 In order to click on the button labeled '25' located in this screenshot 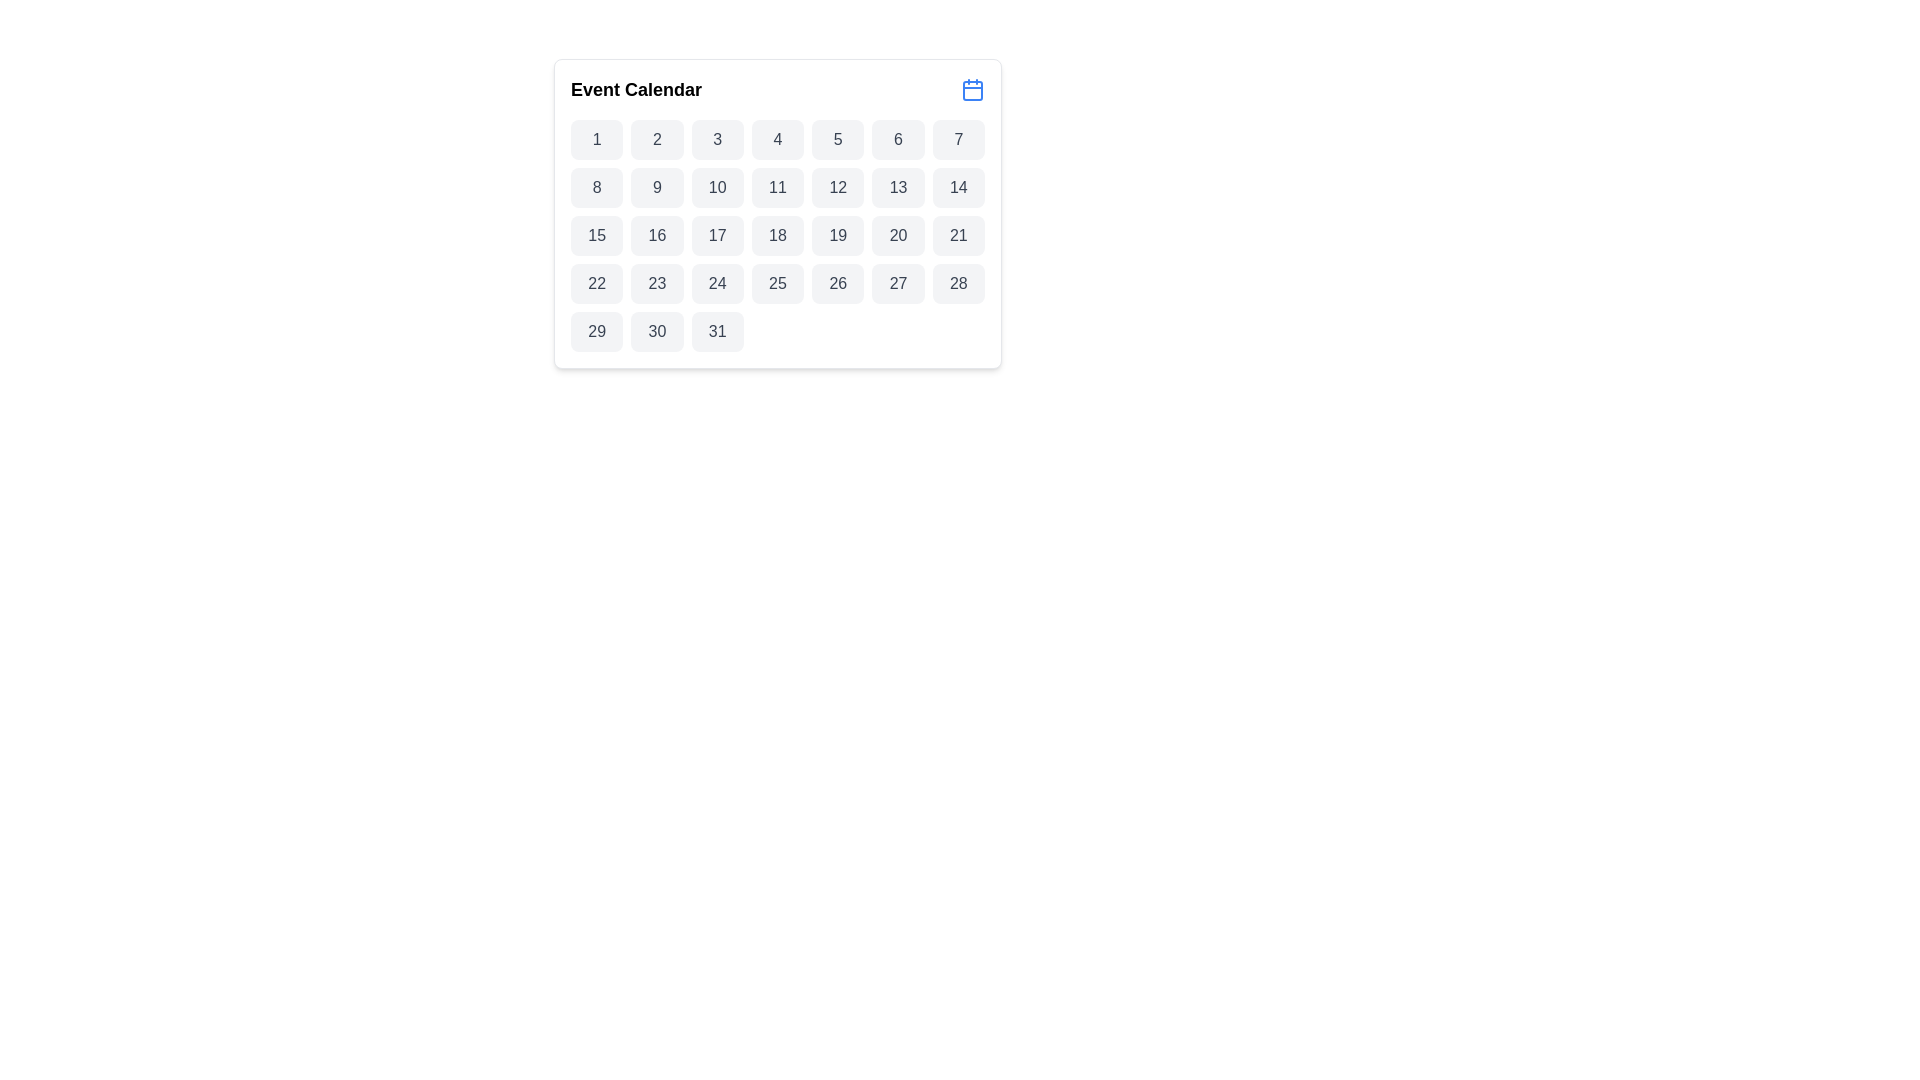, I will do `click(776, 284)`.